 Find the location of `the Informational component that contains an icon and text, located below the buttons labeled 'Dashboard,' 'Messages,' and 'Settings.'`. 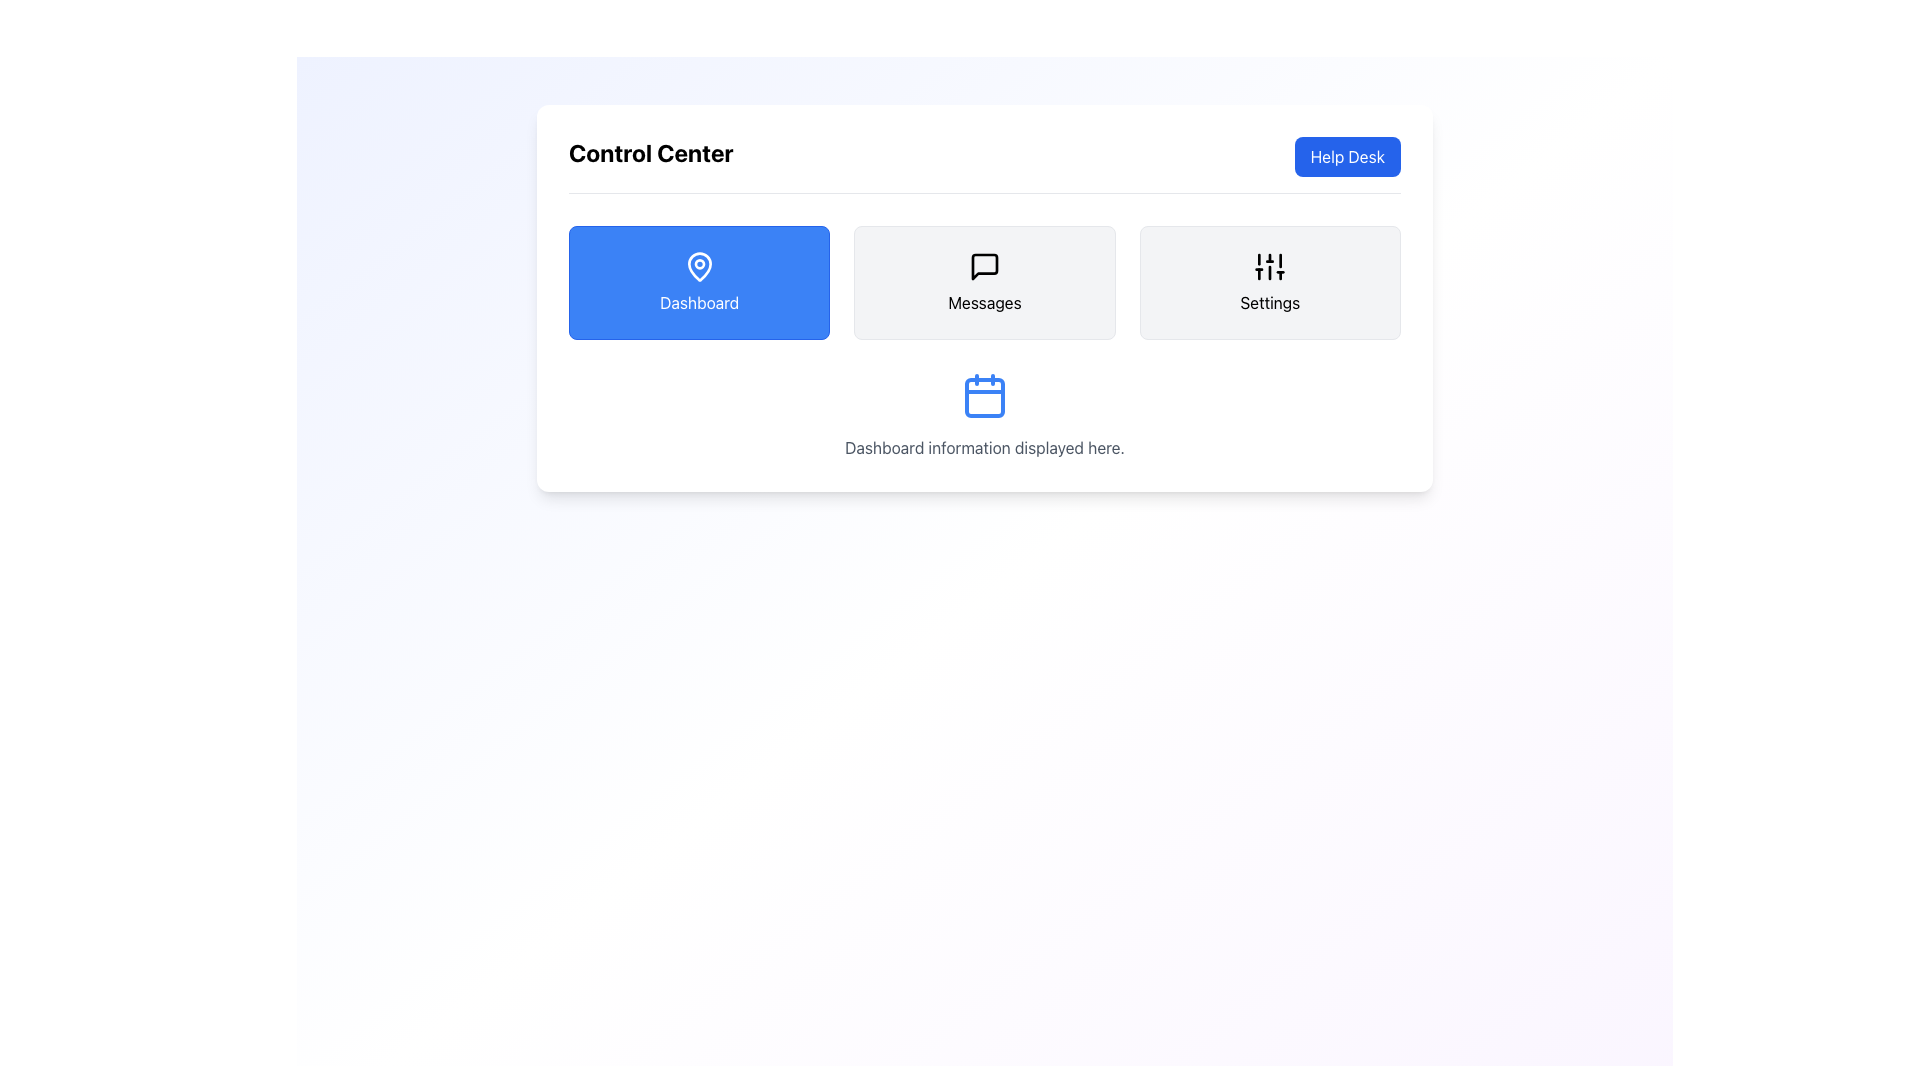

the Informational component that contains an icon and text, located below the buttons labeled 'Dashboard,' 'Messages,' and 'Settings.' is located at coordinates (984, 415).